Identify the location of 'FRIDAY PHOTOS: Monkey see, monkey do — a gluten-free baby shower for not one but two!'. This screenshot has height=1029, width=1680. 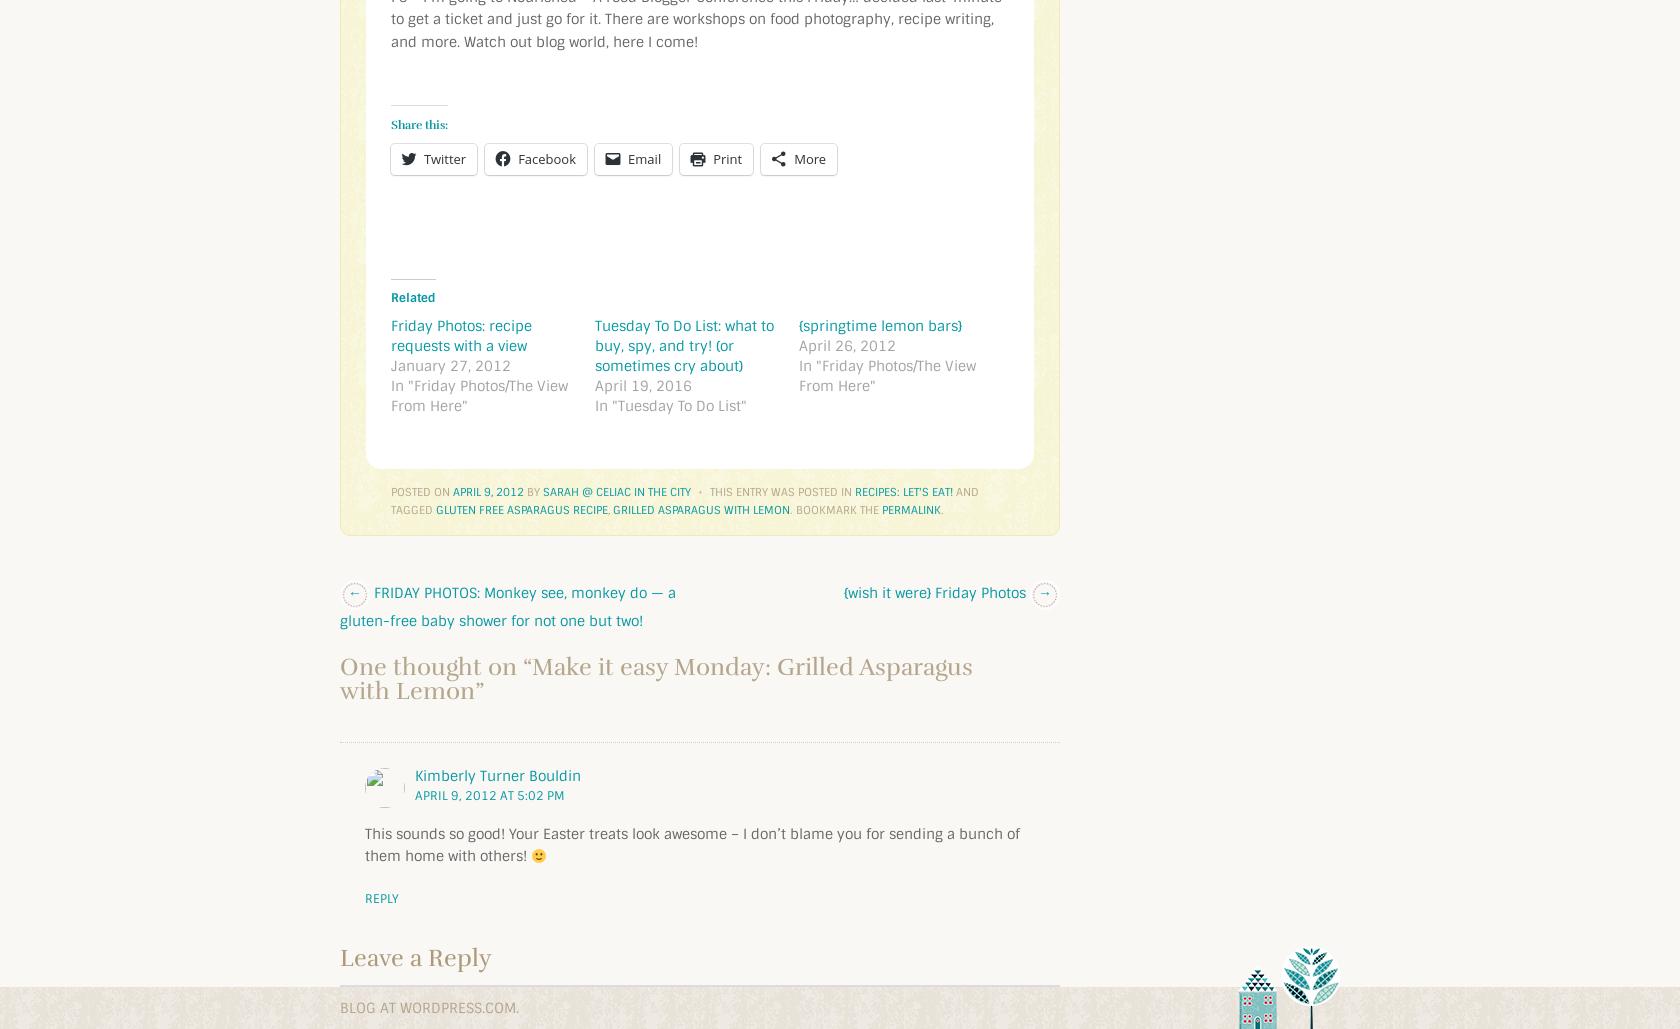
(507, 607).